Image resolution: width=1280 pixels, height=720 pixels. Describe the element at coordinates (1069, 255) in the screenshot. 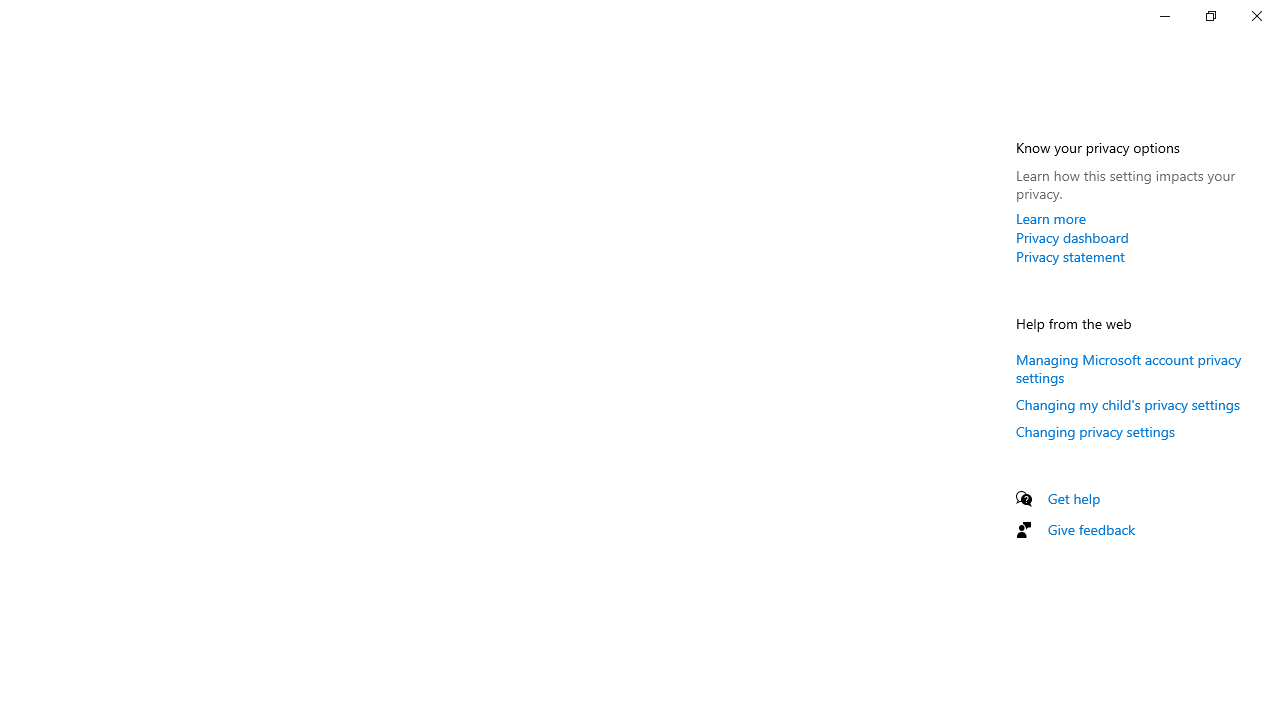

I see `'Privacy statement'` at that location.